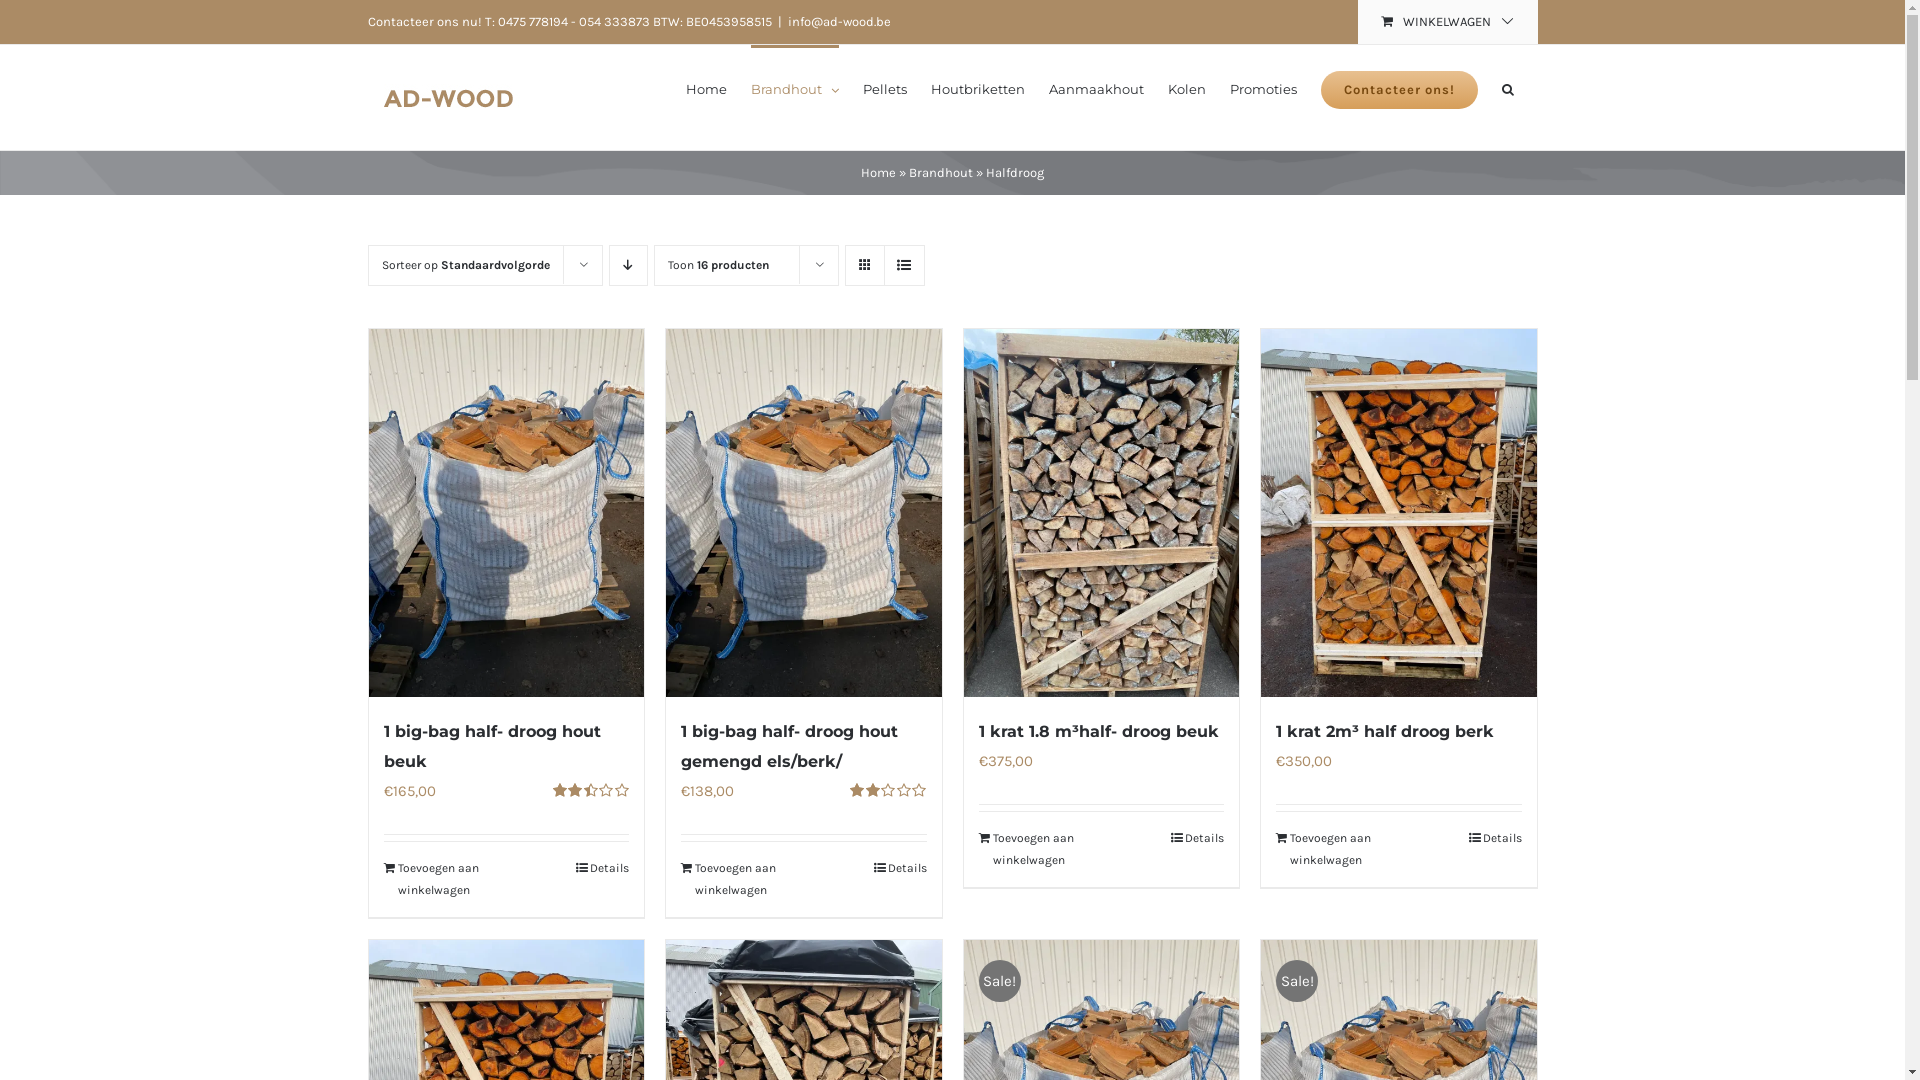  What do you see at coordinates (1502, 87) in the screenshot?
I see `'Zoeken'` at bounding box center [1502, 87].